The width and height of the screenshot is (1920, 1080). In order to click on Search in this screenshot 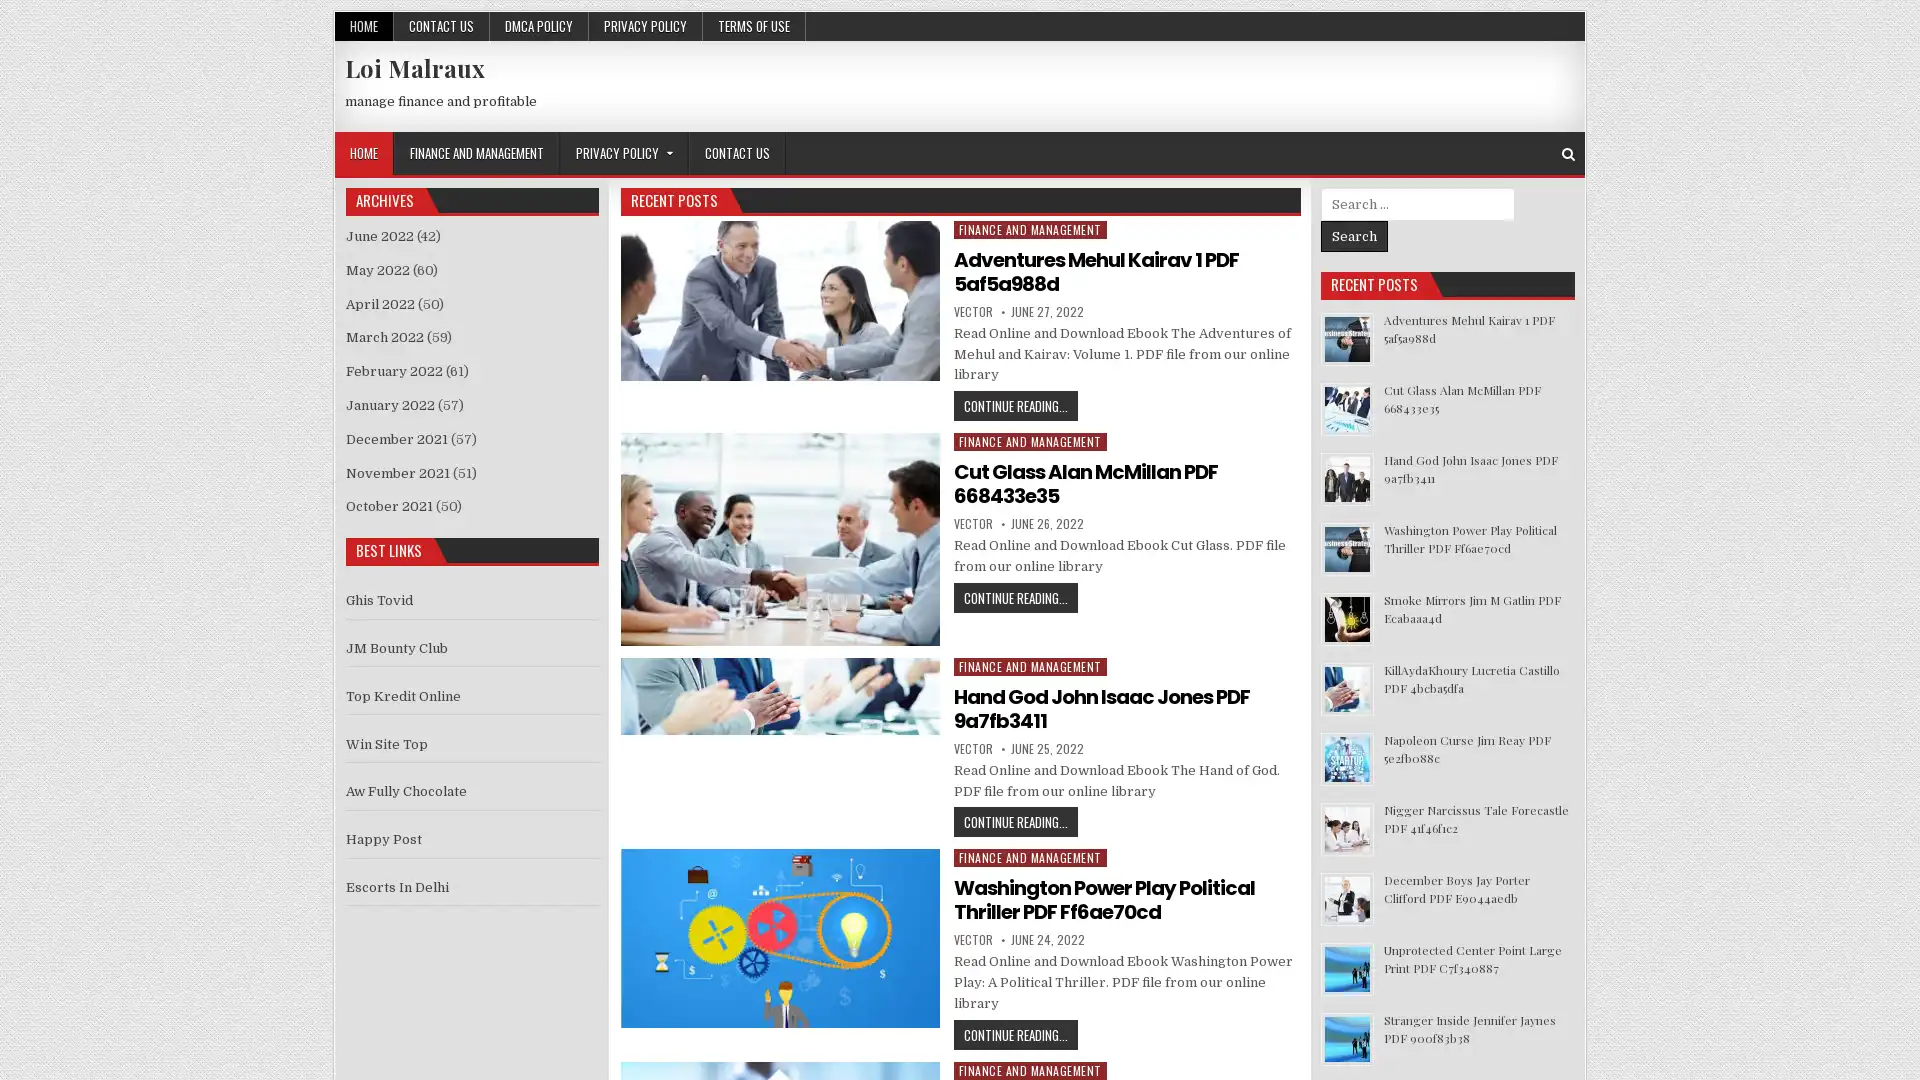, I will do `click(1354, 235)`.